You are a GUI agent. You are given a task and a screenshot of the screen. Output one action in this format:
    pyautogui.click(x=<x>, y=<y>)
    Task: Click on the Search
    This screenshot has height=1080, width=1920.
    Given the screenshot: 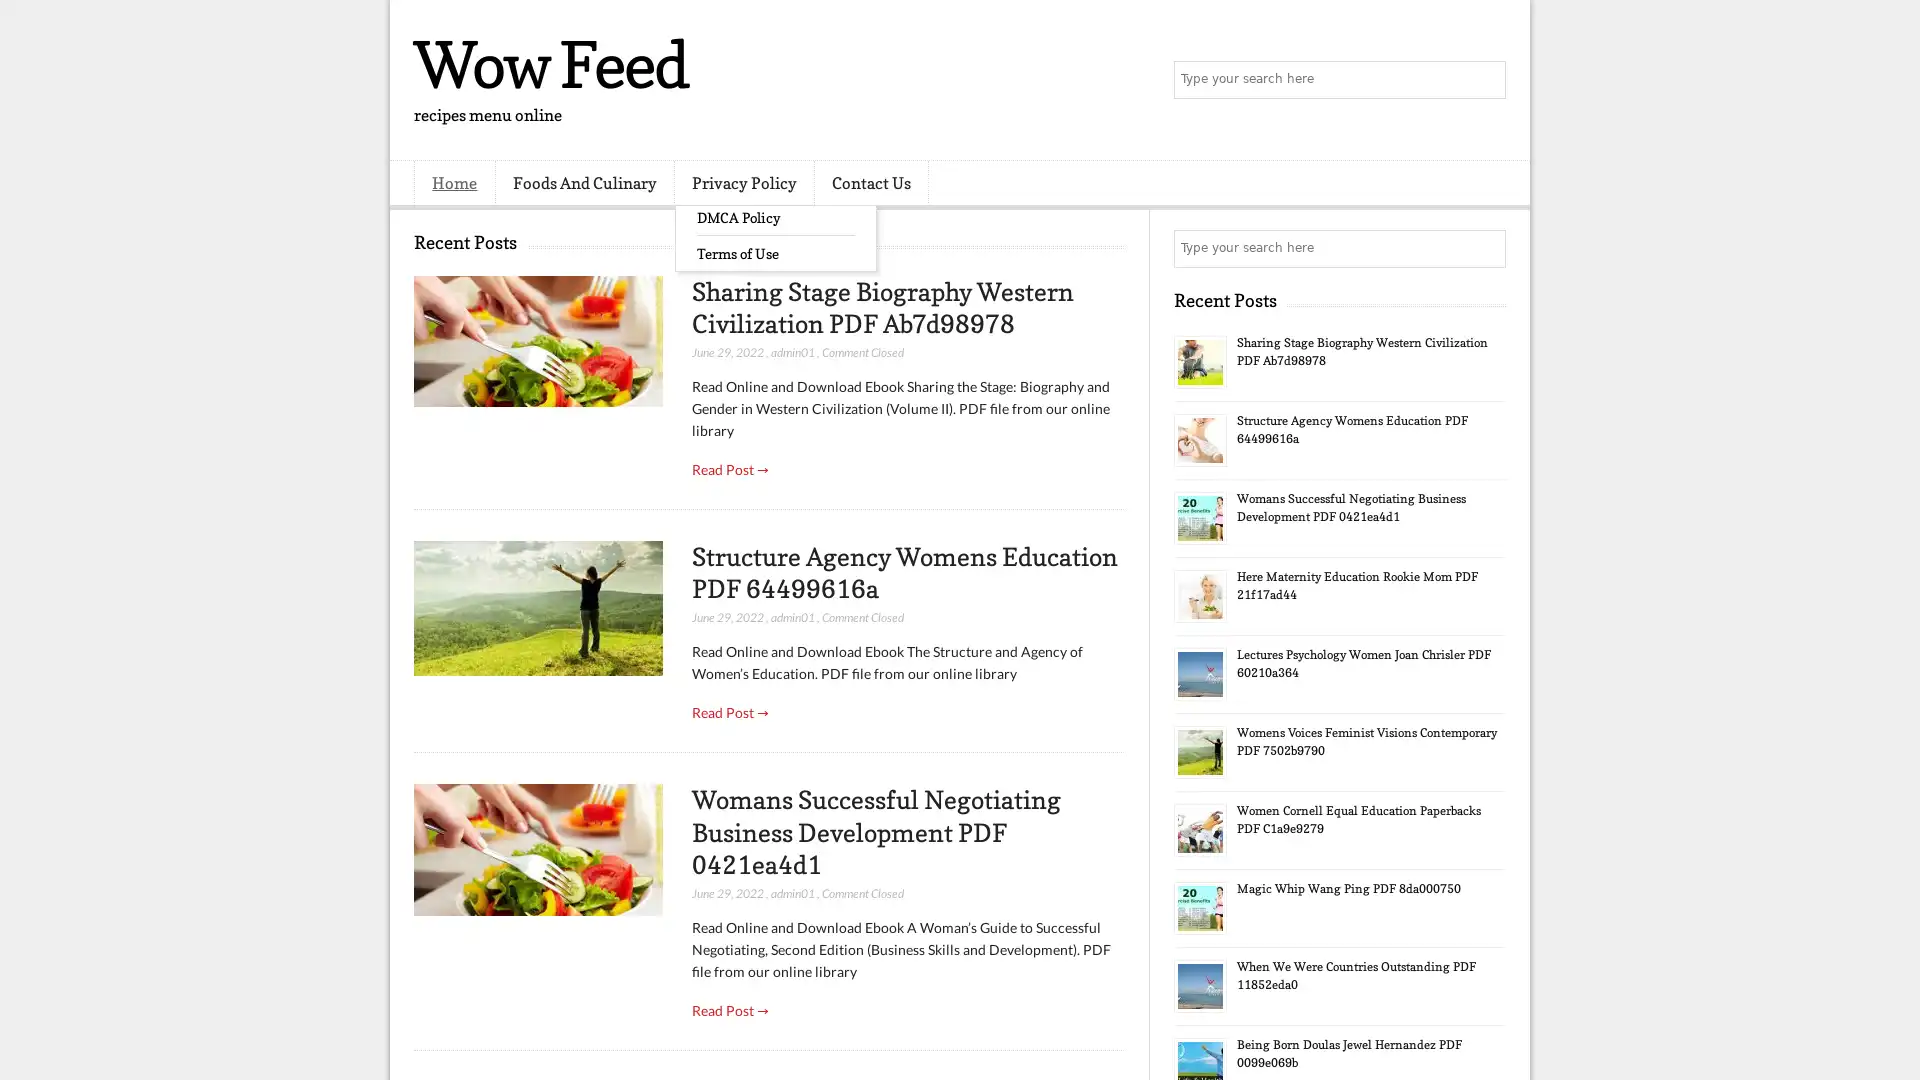 What is the action you would take?
    pyautogui.click(x=1485, y=248)
    